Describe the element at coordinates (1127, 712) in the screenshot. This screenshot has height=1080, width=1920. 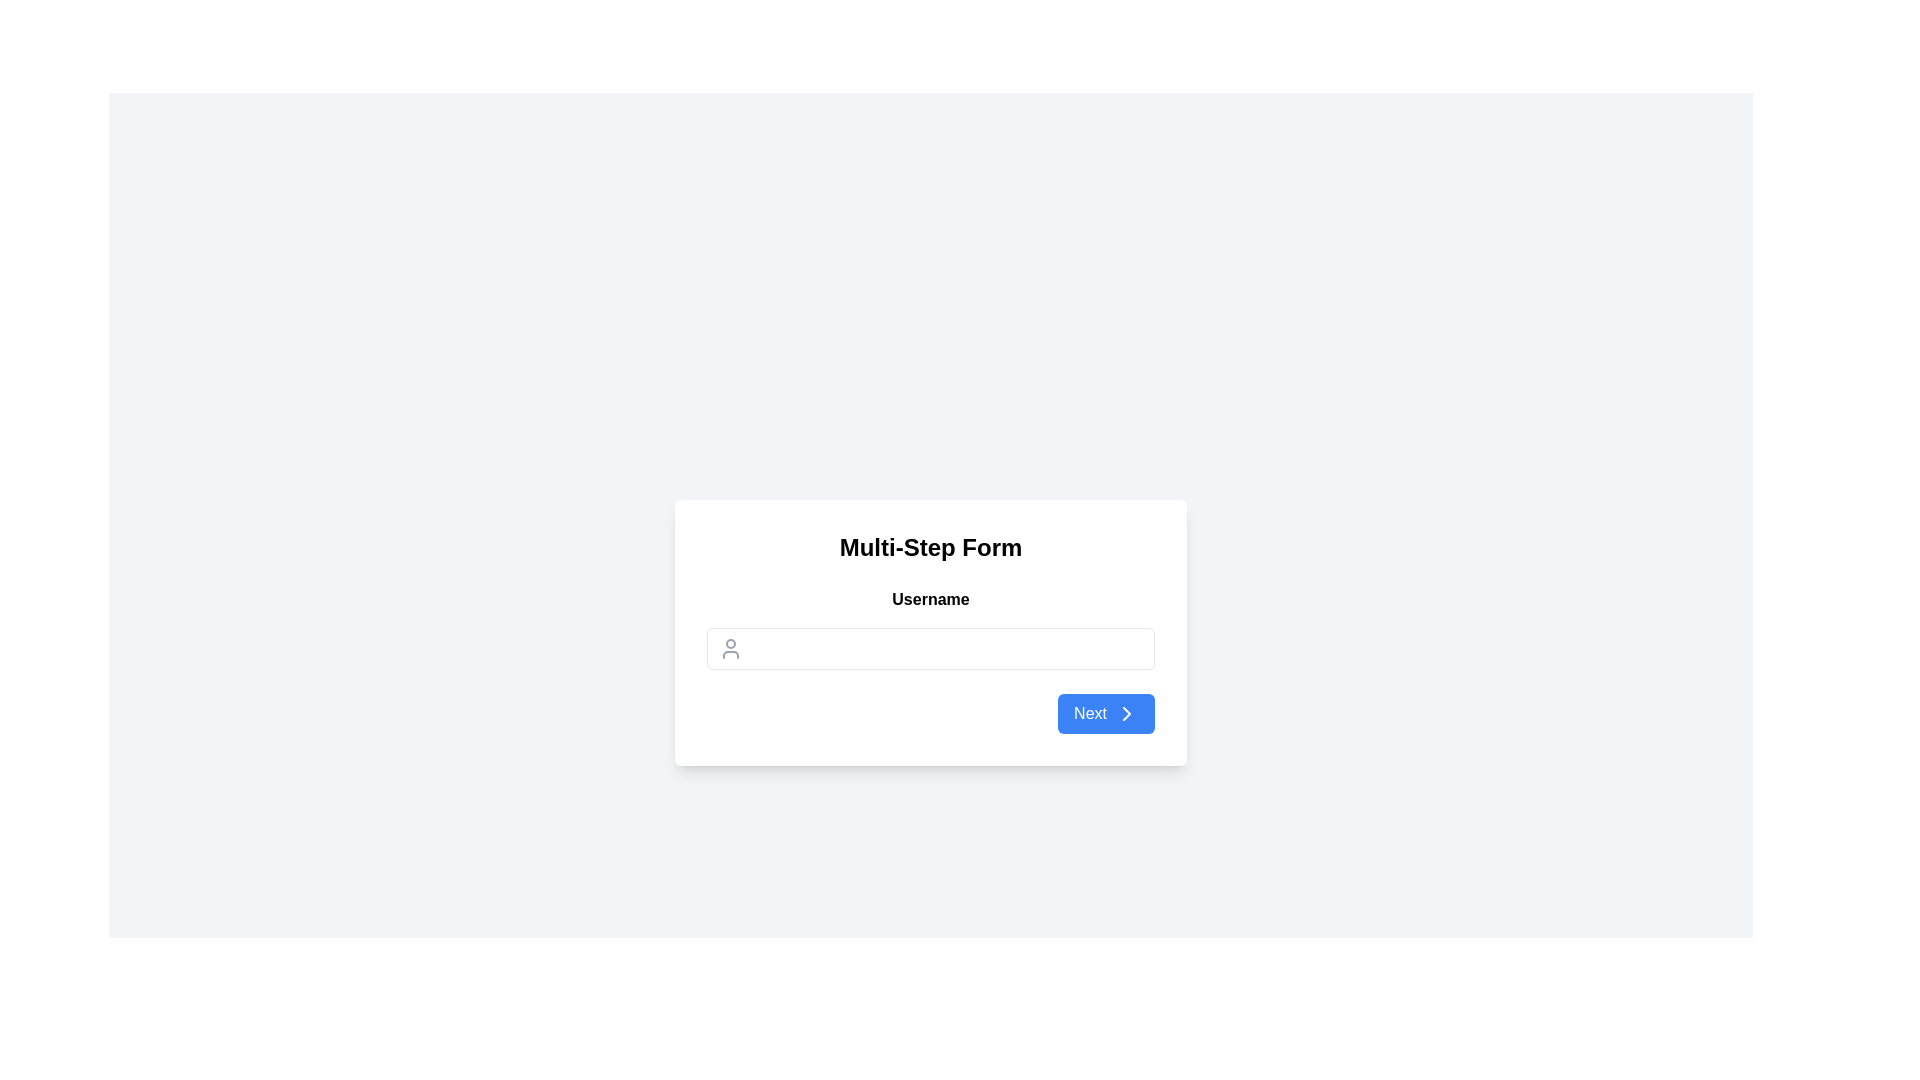
I see `the right-pointing chevron SVG icon located at the far-right side of the 'Next' button` at that location.